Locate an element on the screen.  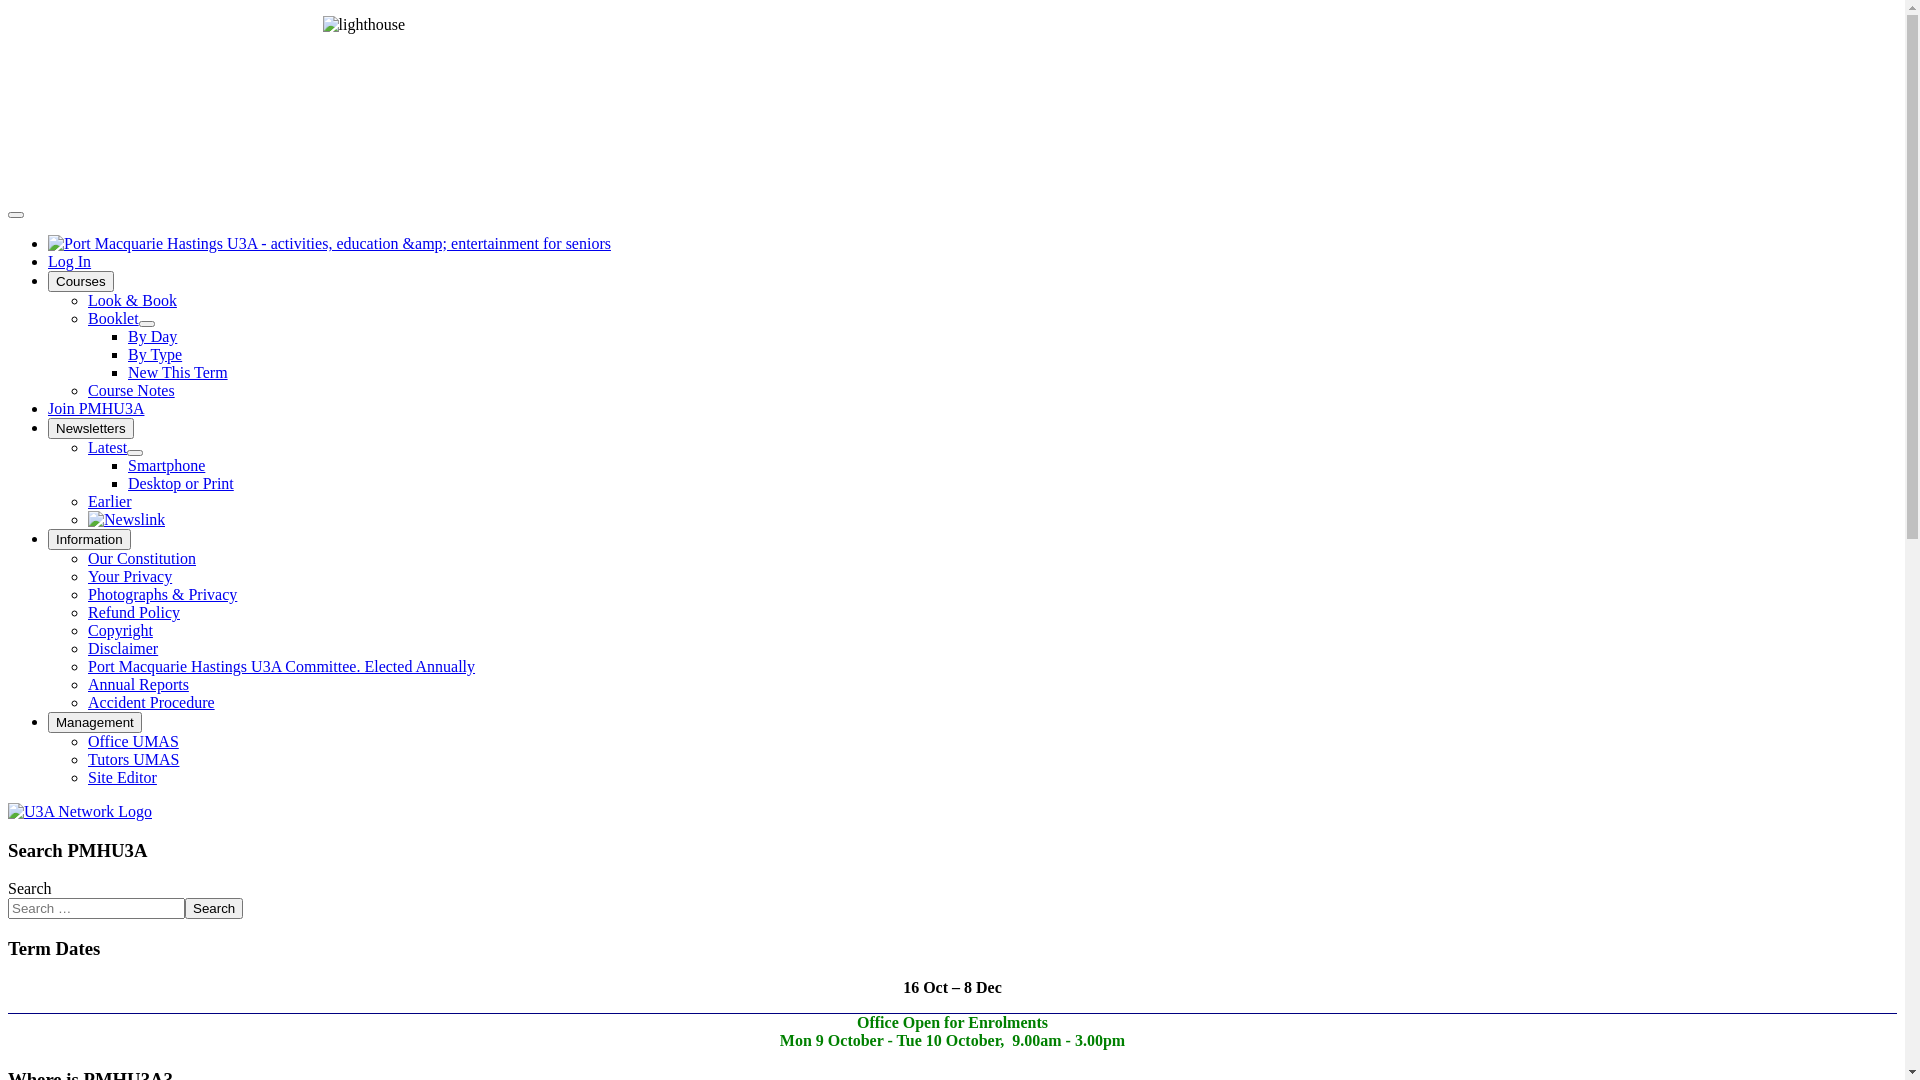
'Photographs & Privacy' is located at coordinates (162, 593).